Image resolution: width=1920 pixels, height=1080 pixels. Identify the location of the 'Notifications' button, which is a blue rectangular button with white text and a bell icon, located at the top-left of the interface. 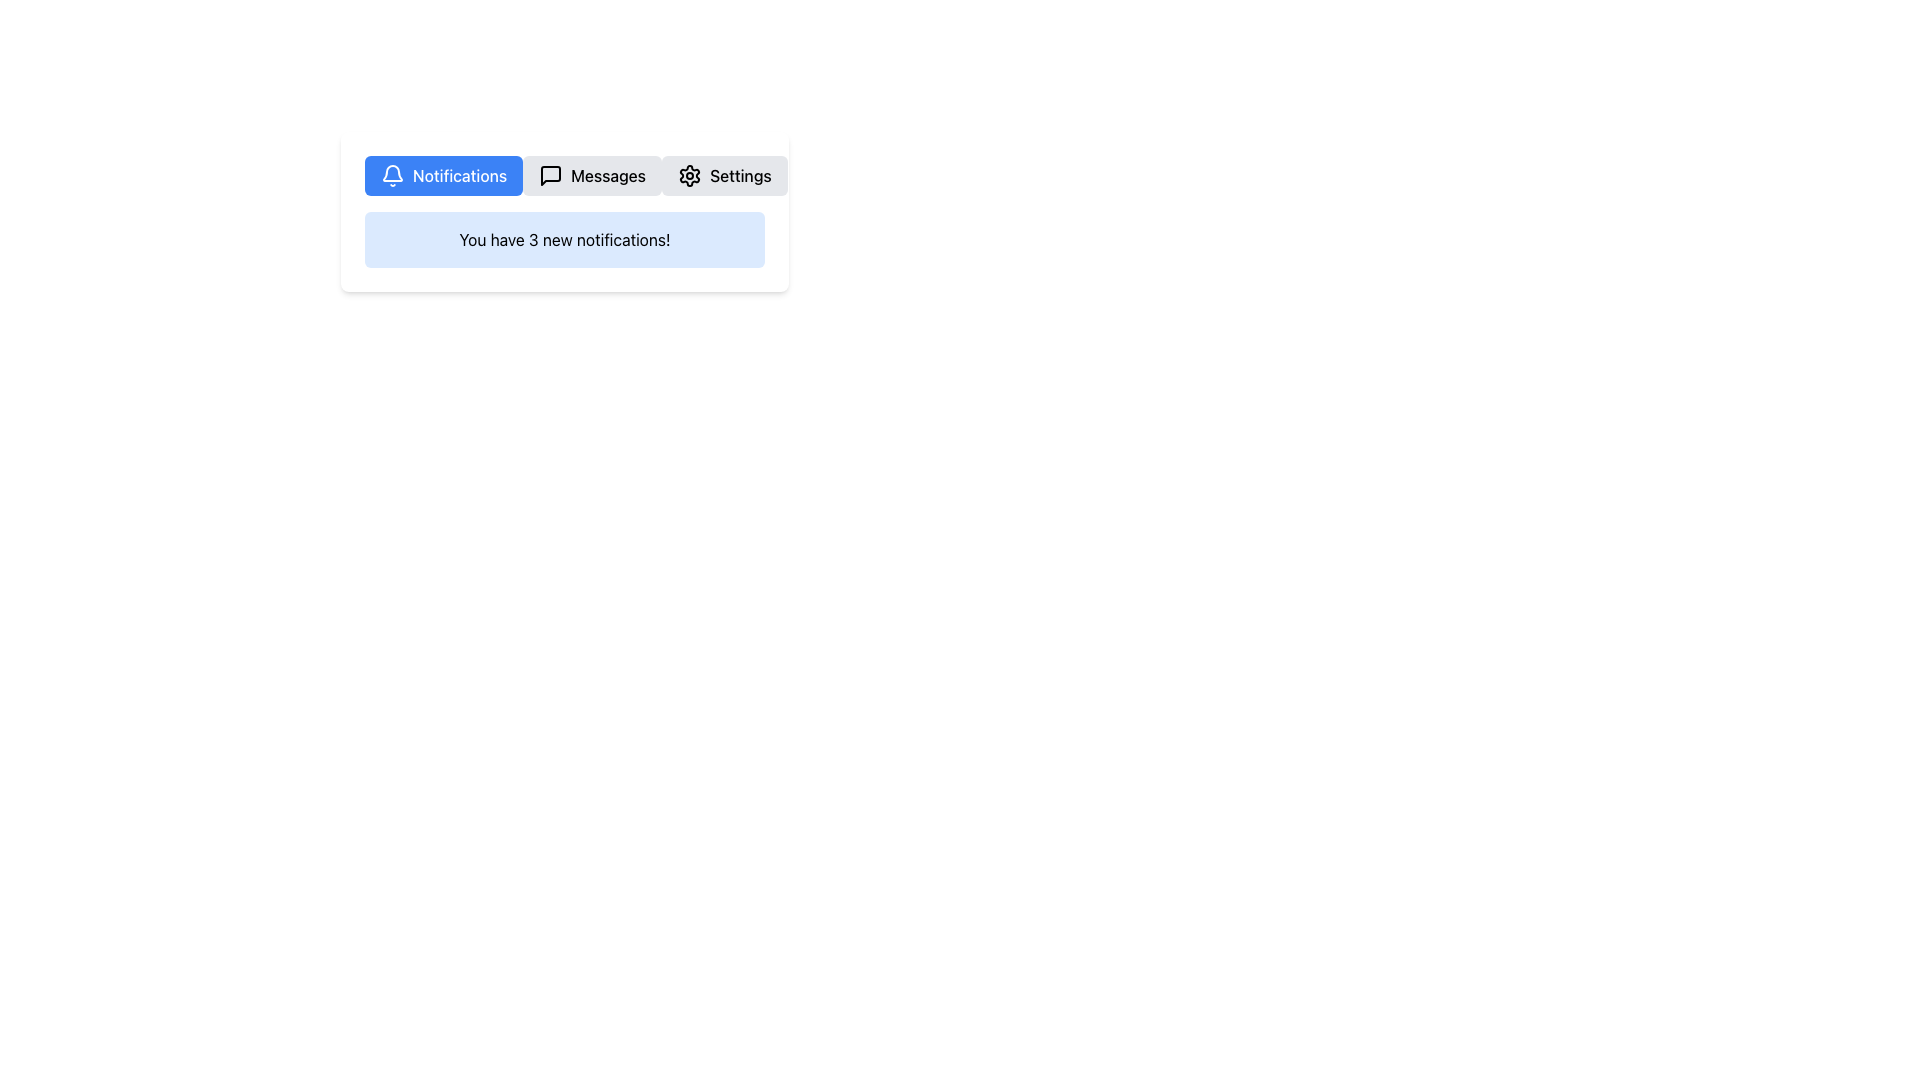
(443, 175).